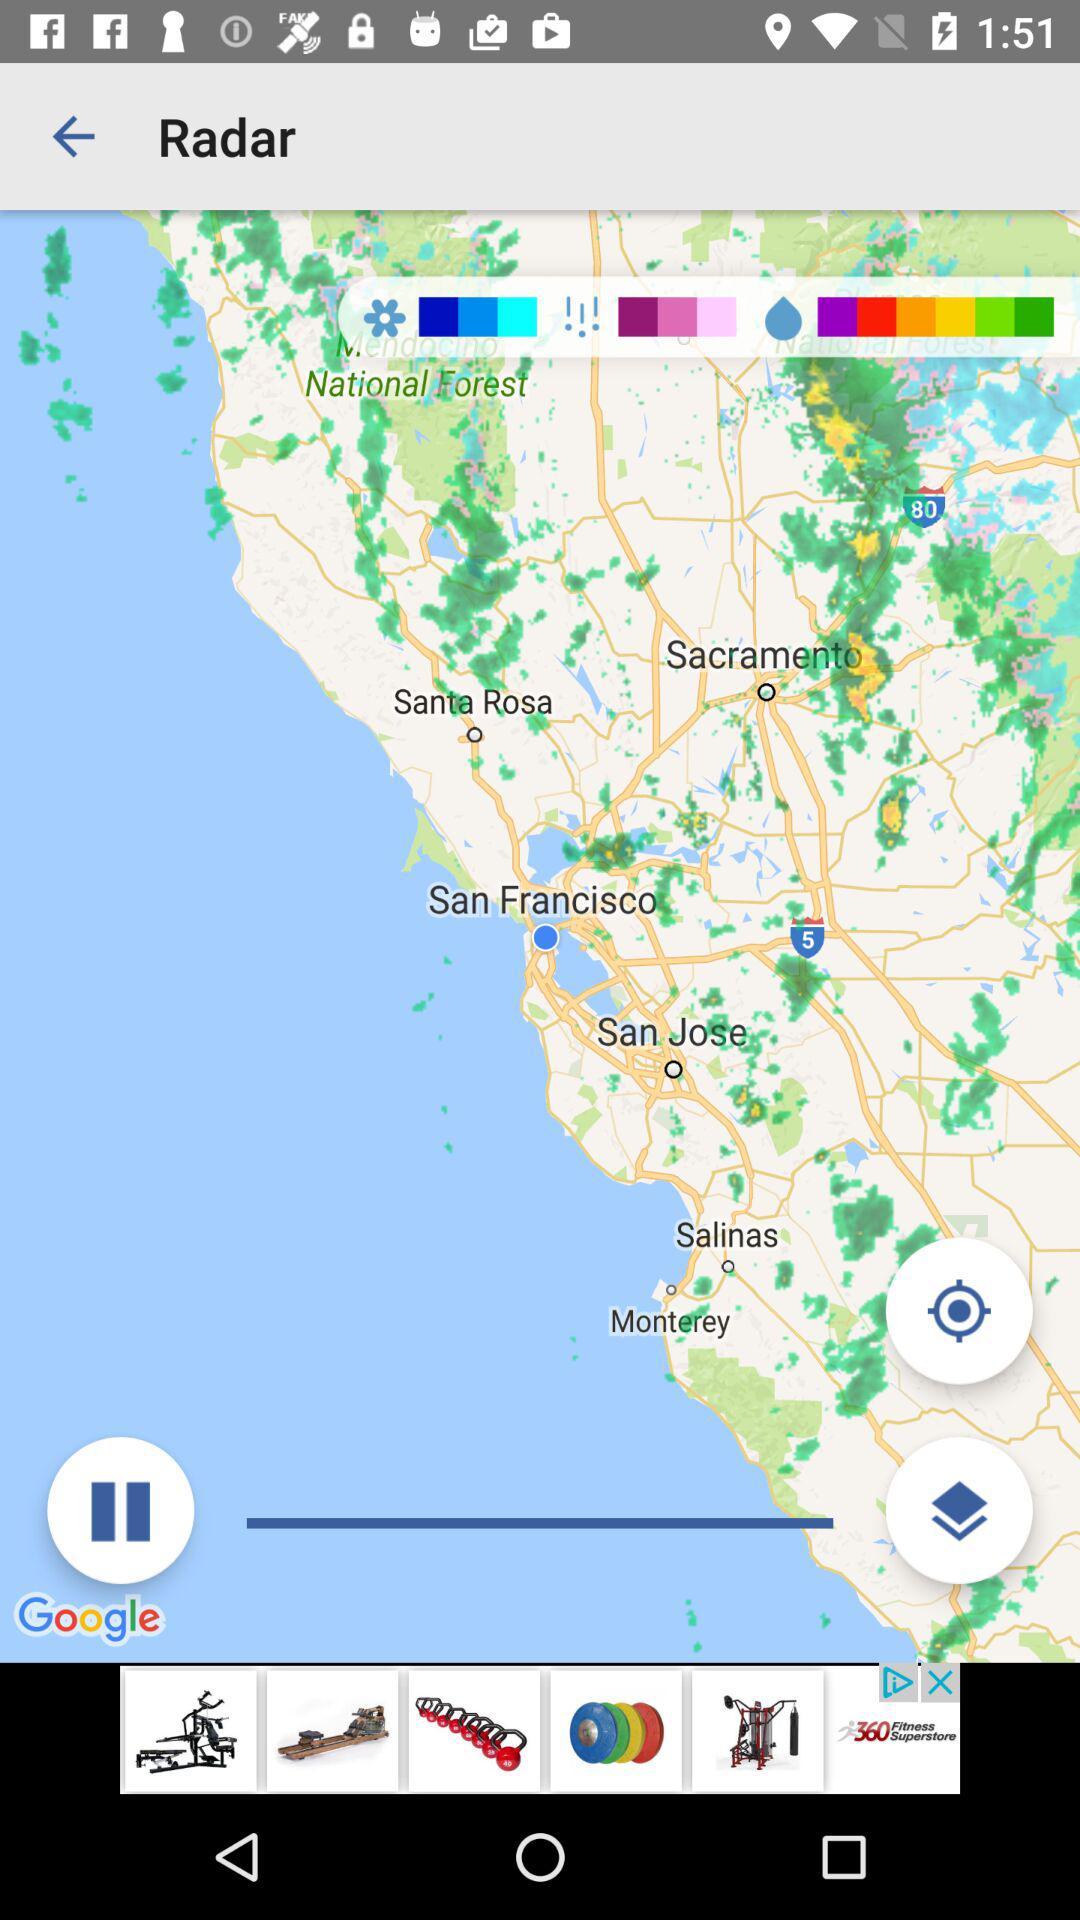 This screenshot has height=1920, width=1080. Describe the element at coordinates (540, 1727) in the screenshot. I see `see advertisement` at that location.